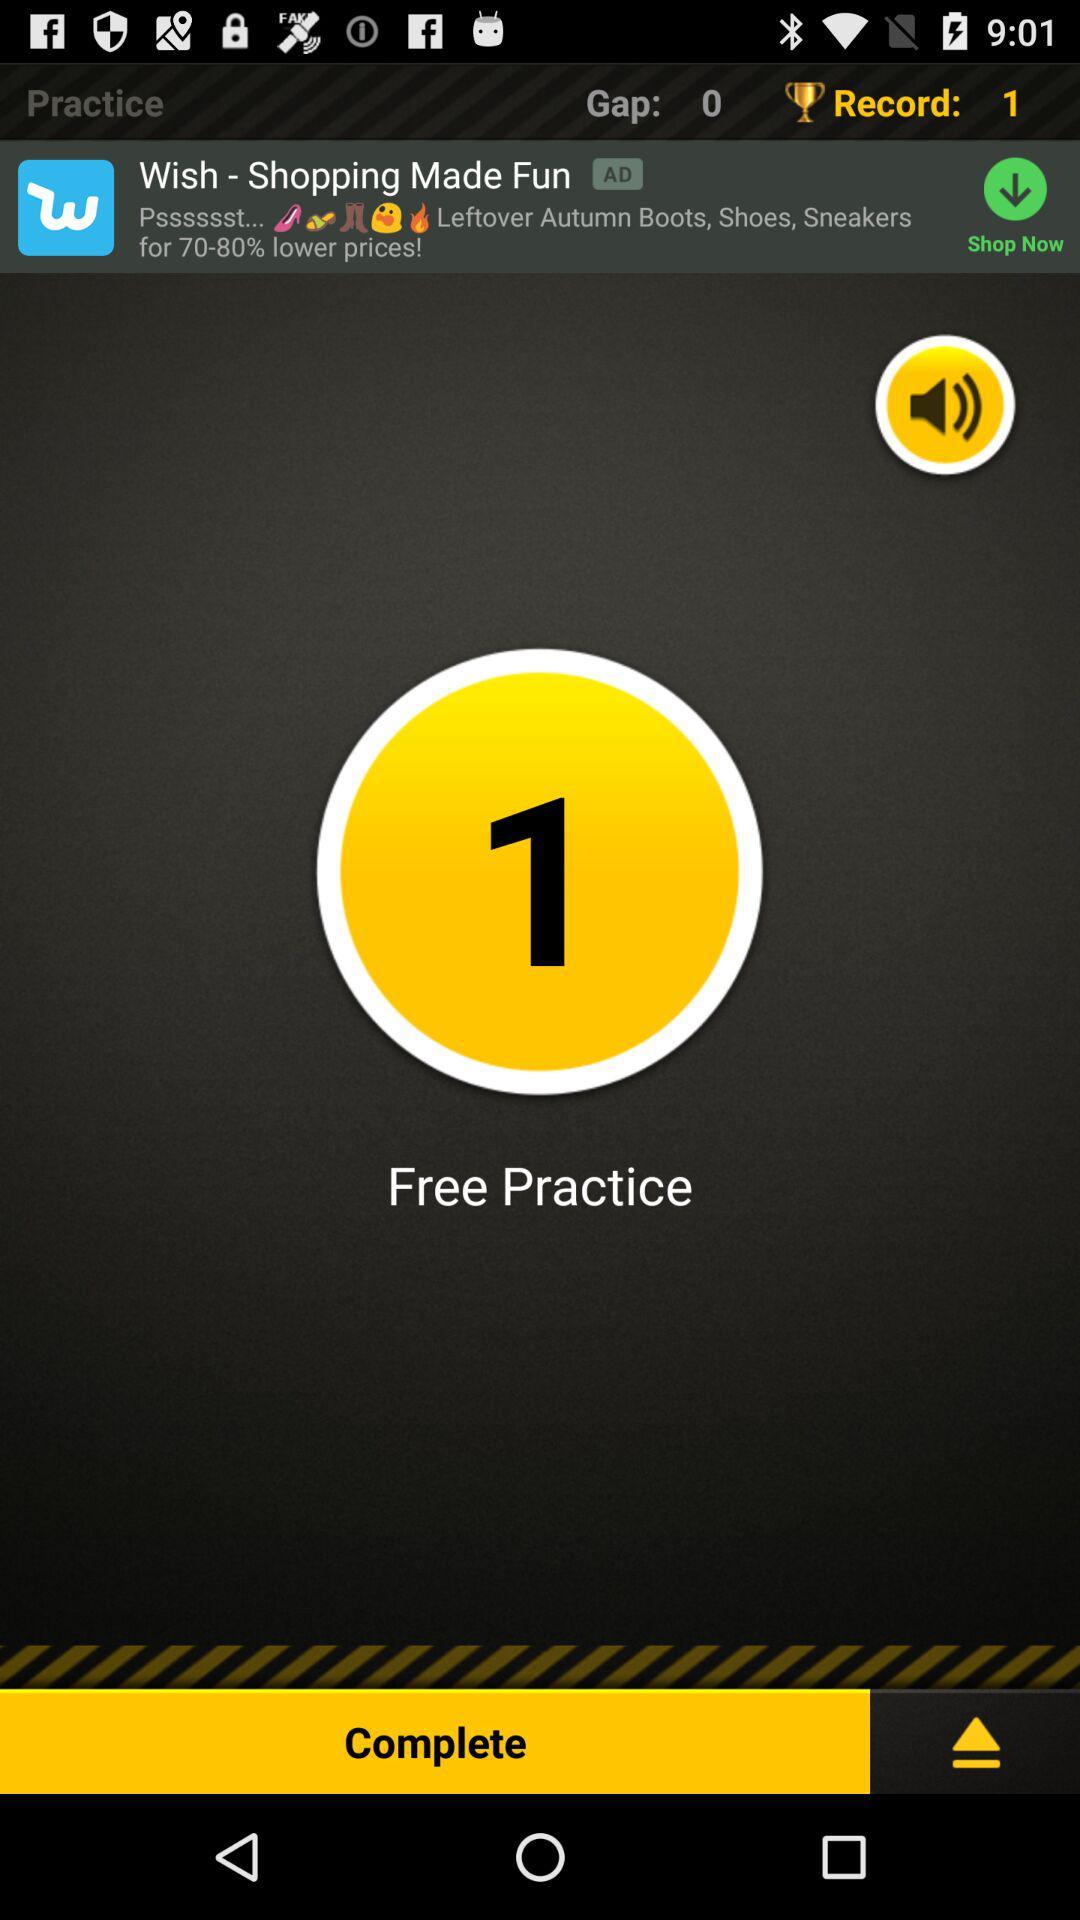 The width and height of the screenshot is (1080, 1920). I want to click on advertisement about wish, so click(64, 207).